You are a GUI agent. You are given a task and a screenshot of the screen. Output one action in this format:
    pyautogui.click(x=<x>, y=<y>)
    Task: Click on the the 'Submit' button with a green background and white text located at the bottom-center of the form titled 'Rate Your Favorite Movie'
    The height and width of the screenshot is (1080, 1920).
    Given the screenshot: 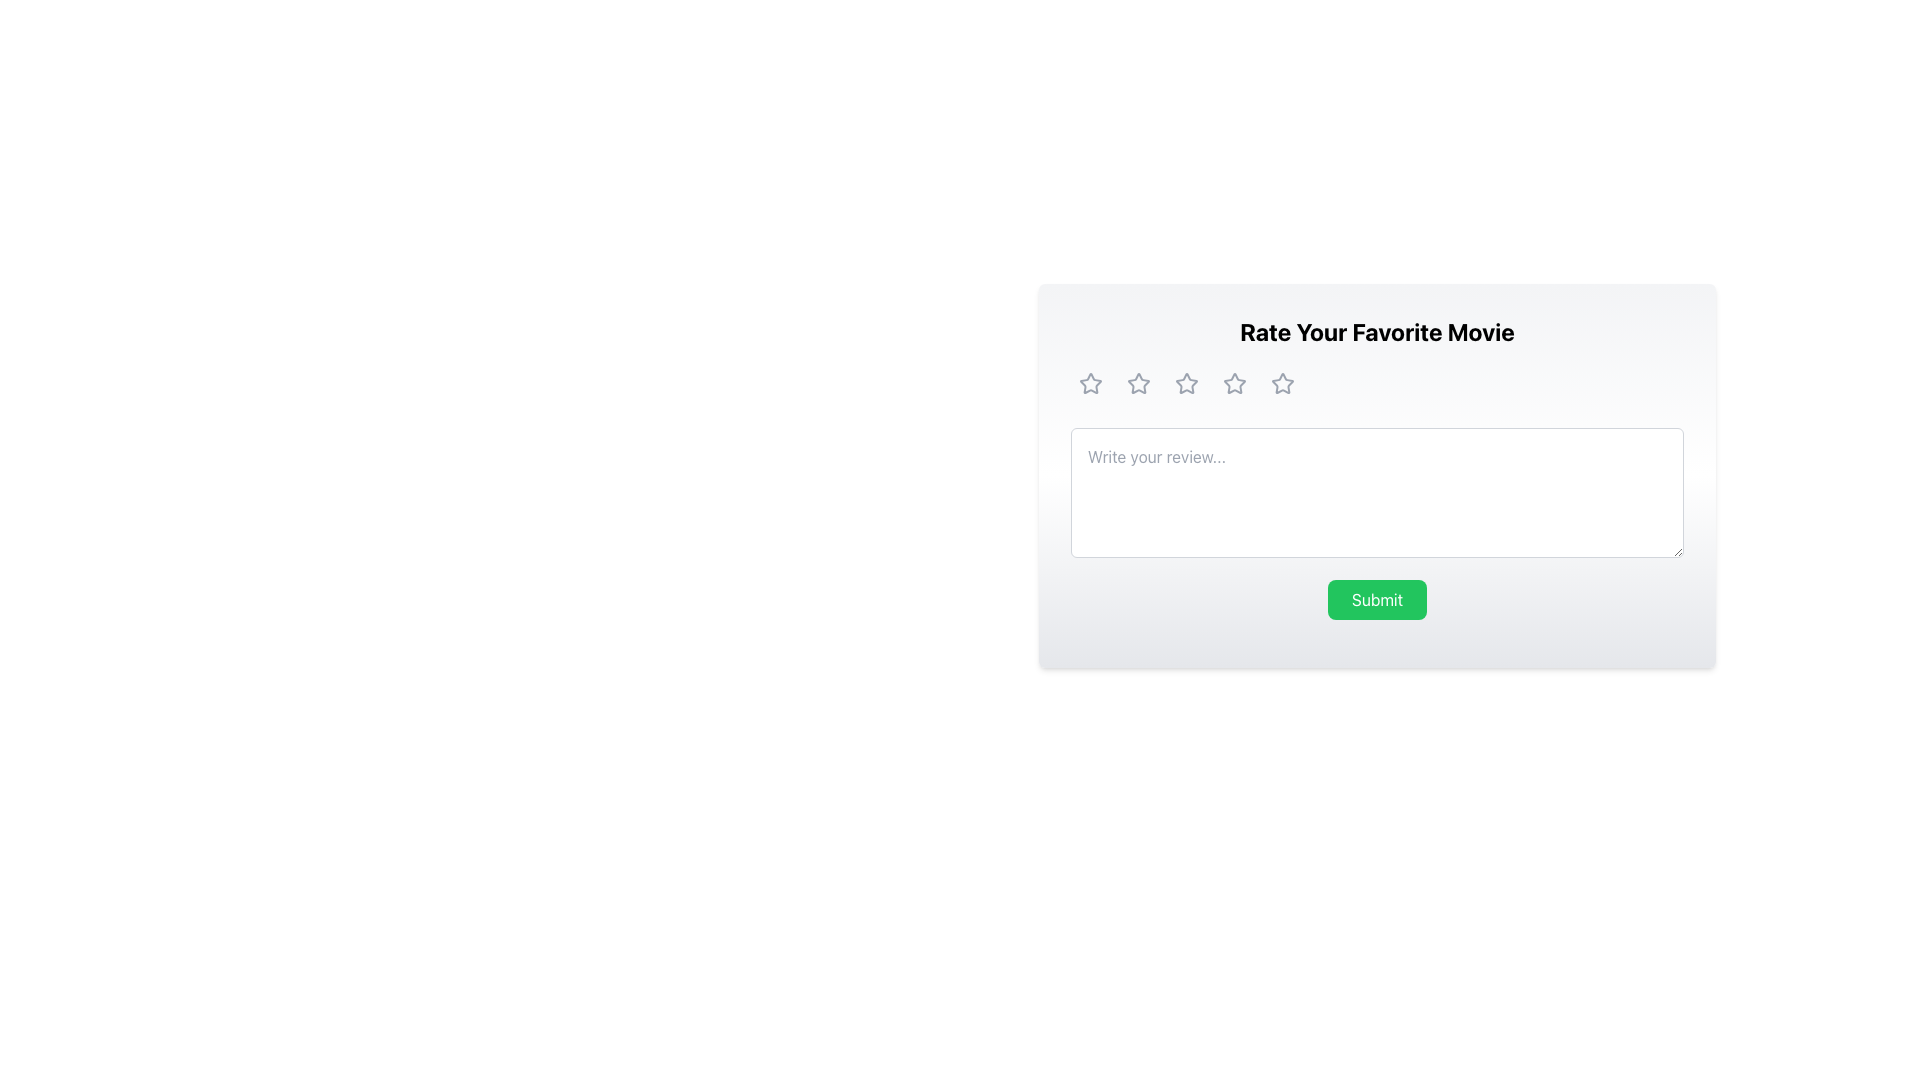 What is the action you would take?
    pyautogui.click(x=1376, y=599)
    